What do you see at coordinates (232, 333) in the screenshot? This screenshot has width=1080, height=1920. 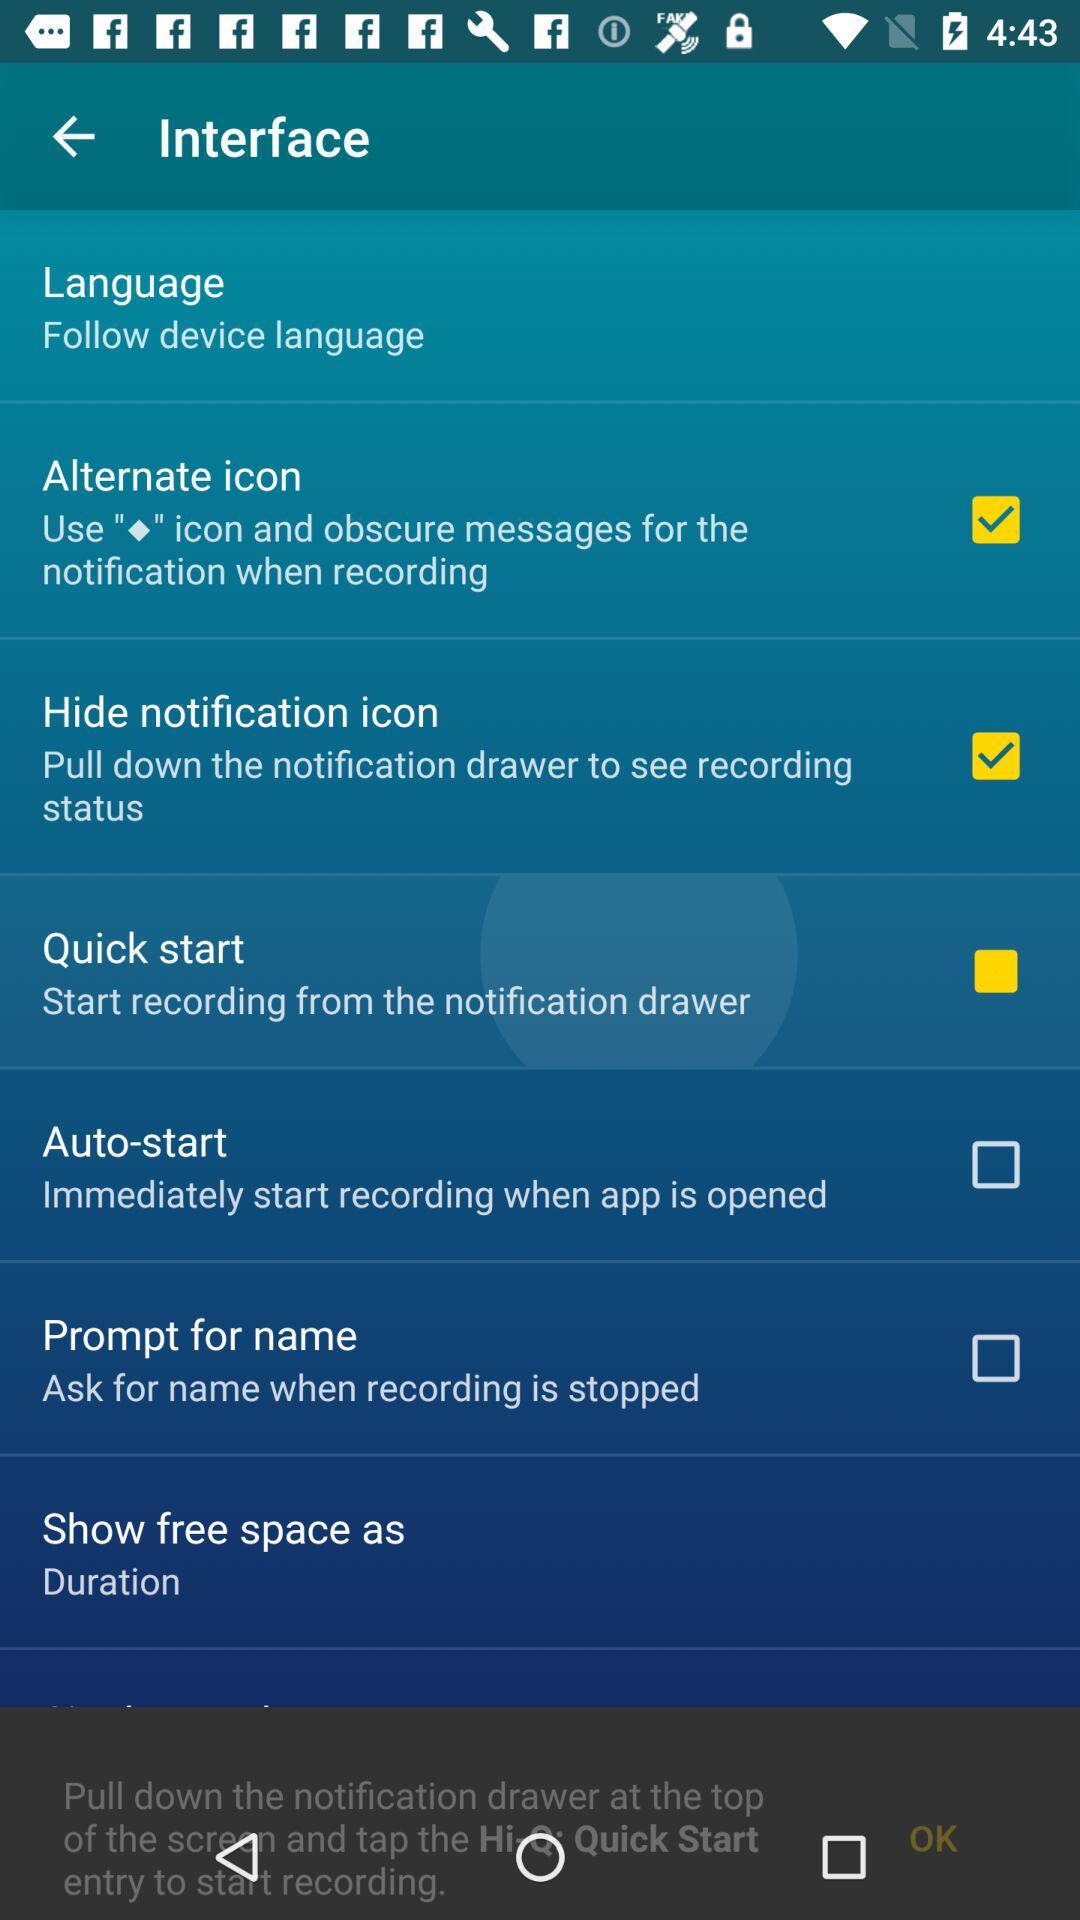 I see `icon above alternate icon` at bounding box center [232, 333].